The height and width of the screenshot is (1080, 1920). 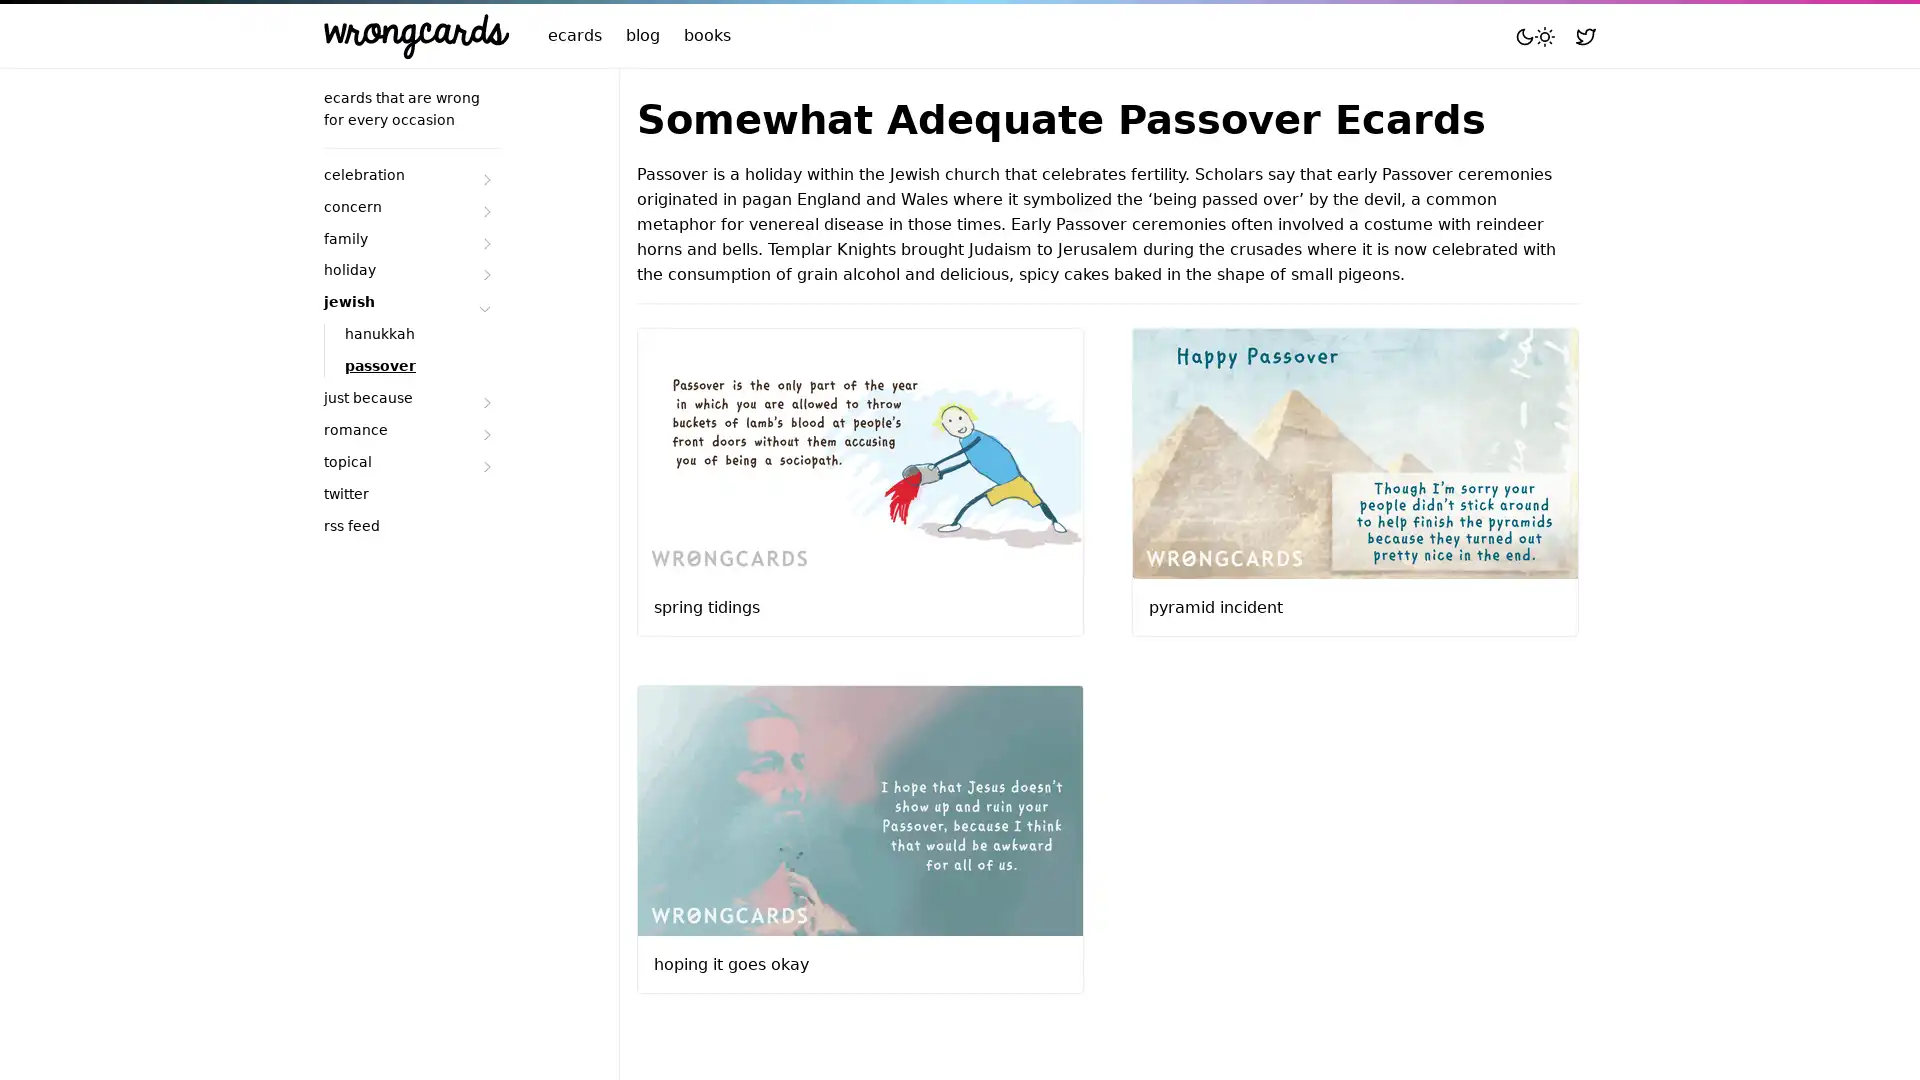 I want to click on Submenu, so click(x=484, y=211).